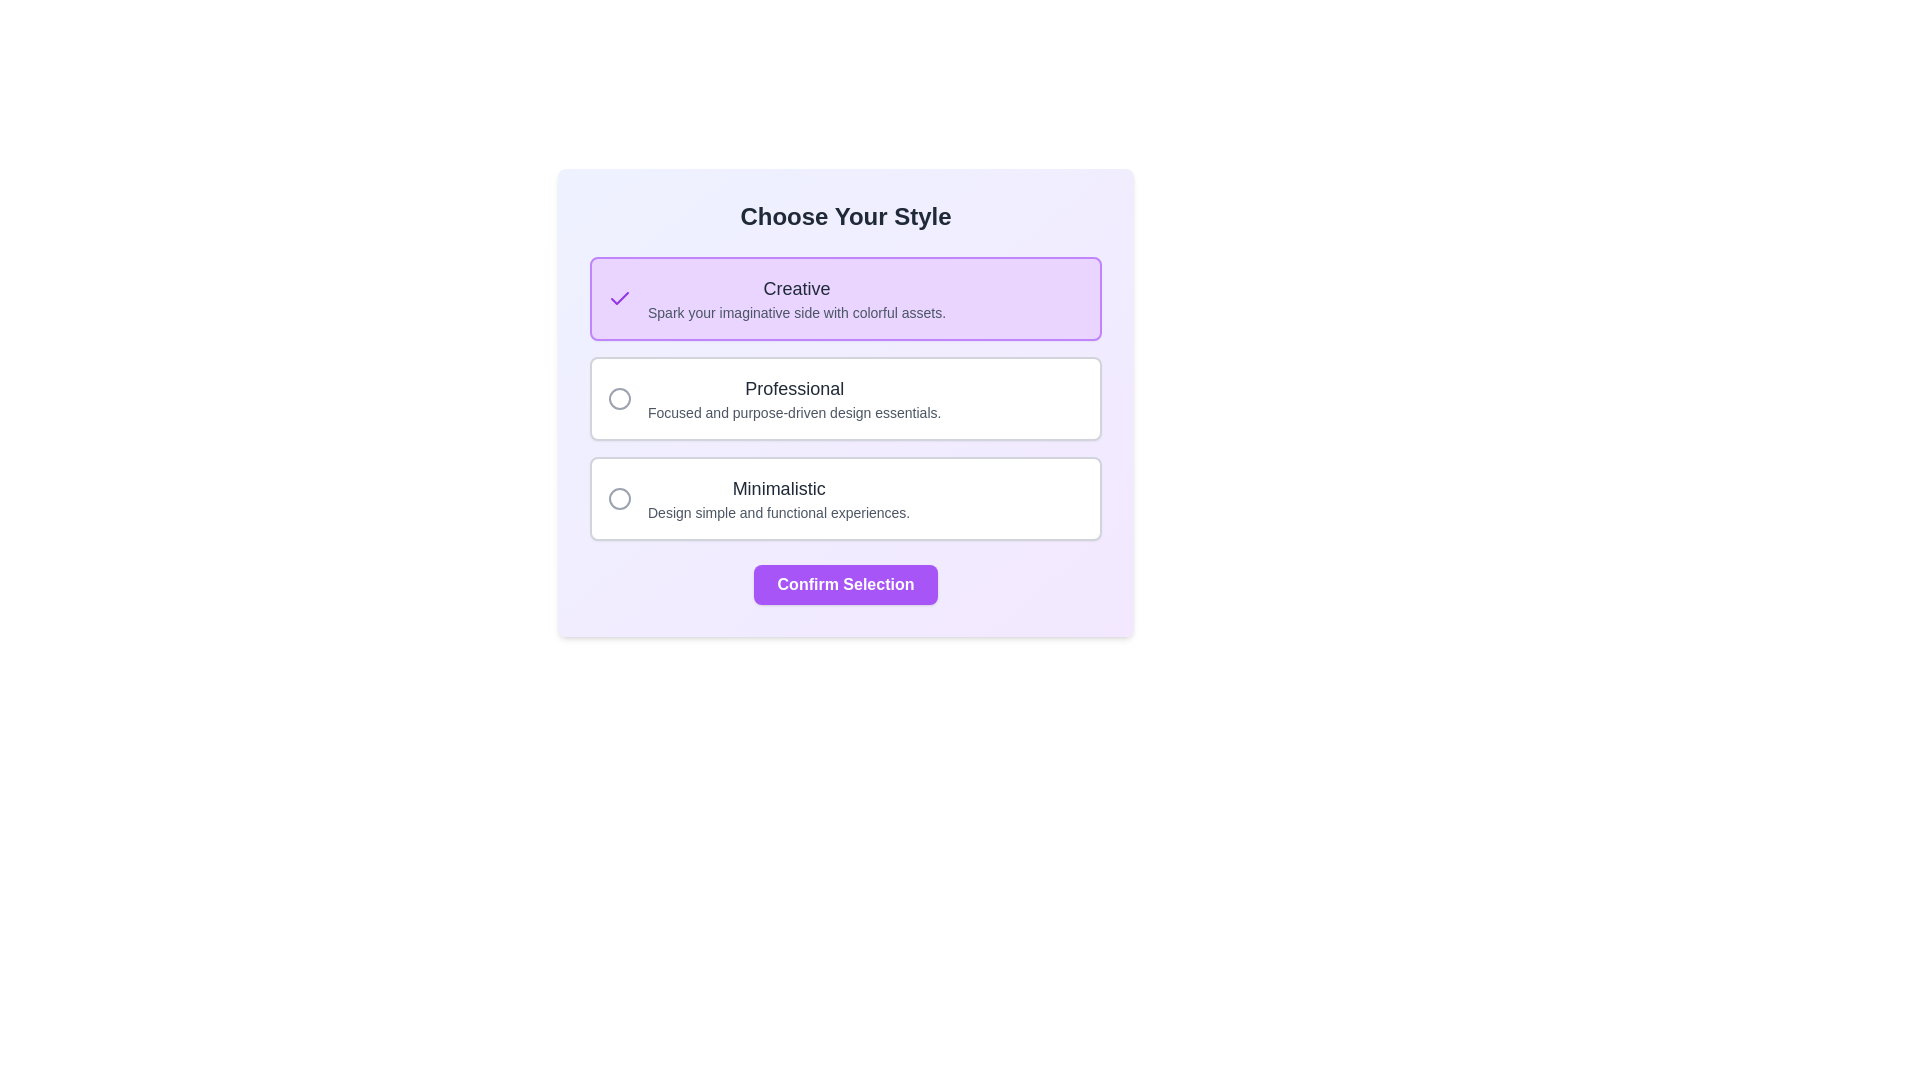 The height and width of the screenshot is (1080, 1920). I want to click on the circular checkbox indicator for the 'Minimalistic' style option in the 'Choose Your Style' interface, so click(618, 497).